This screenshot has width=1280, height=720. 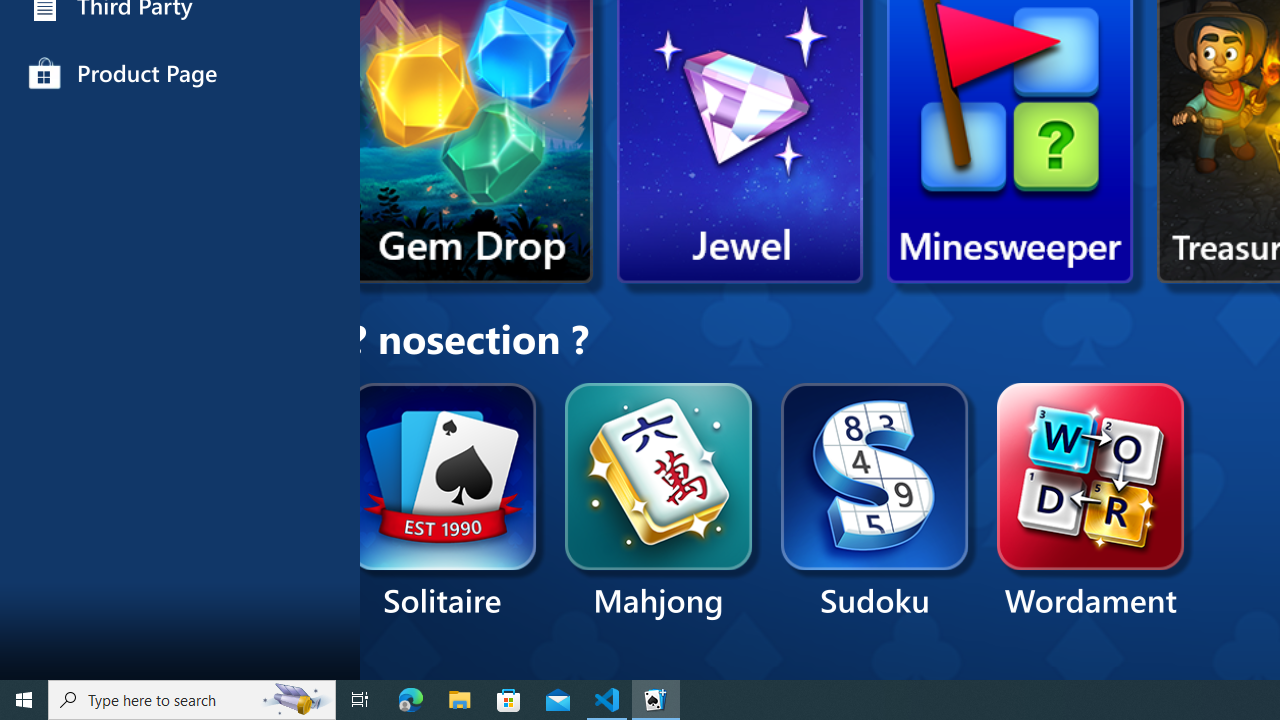 I want to click on 'File Explorer', so click(x=459, y=698).